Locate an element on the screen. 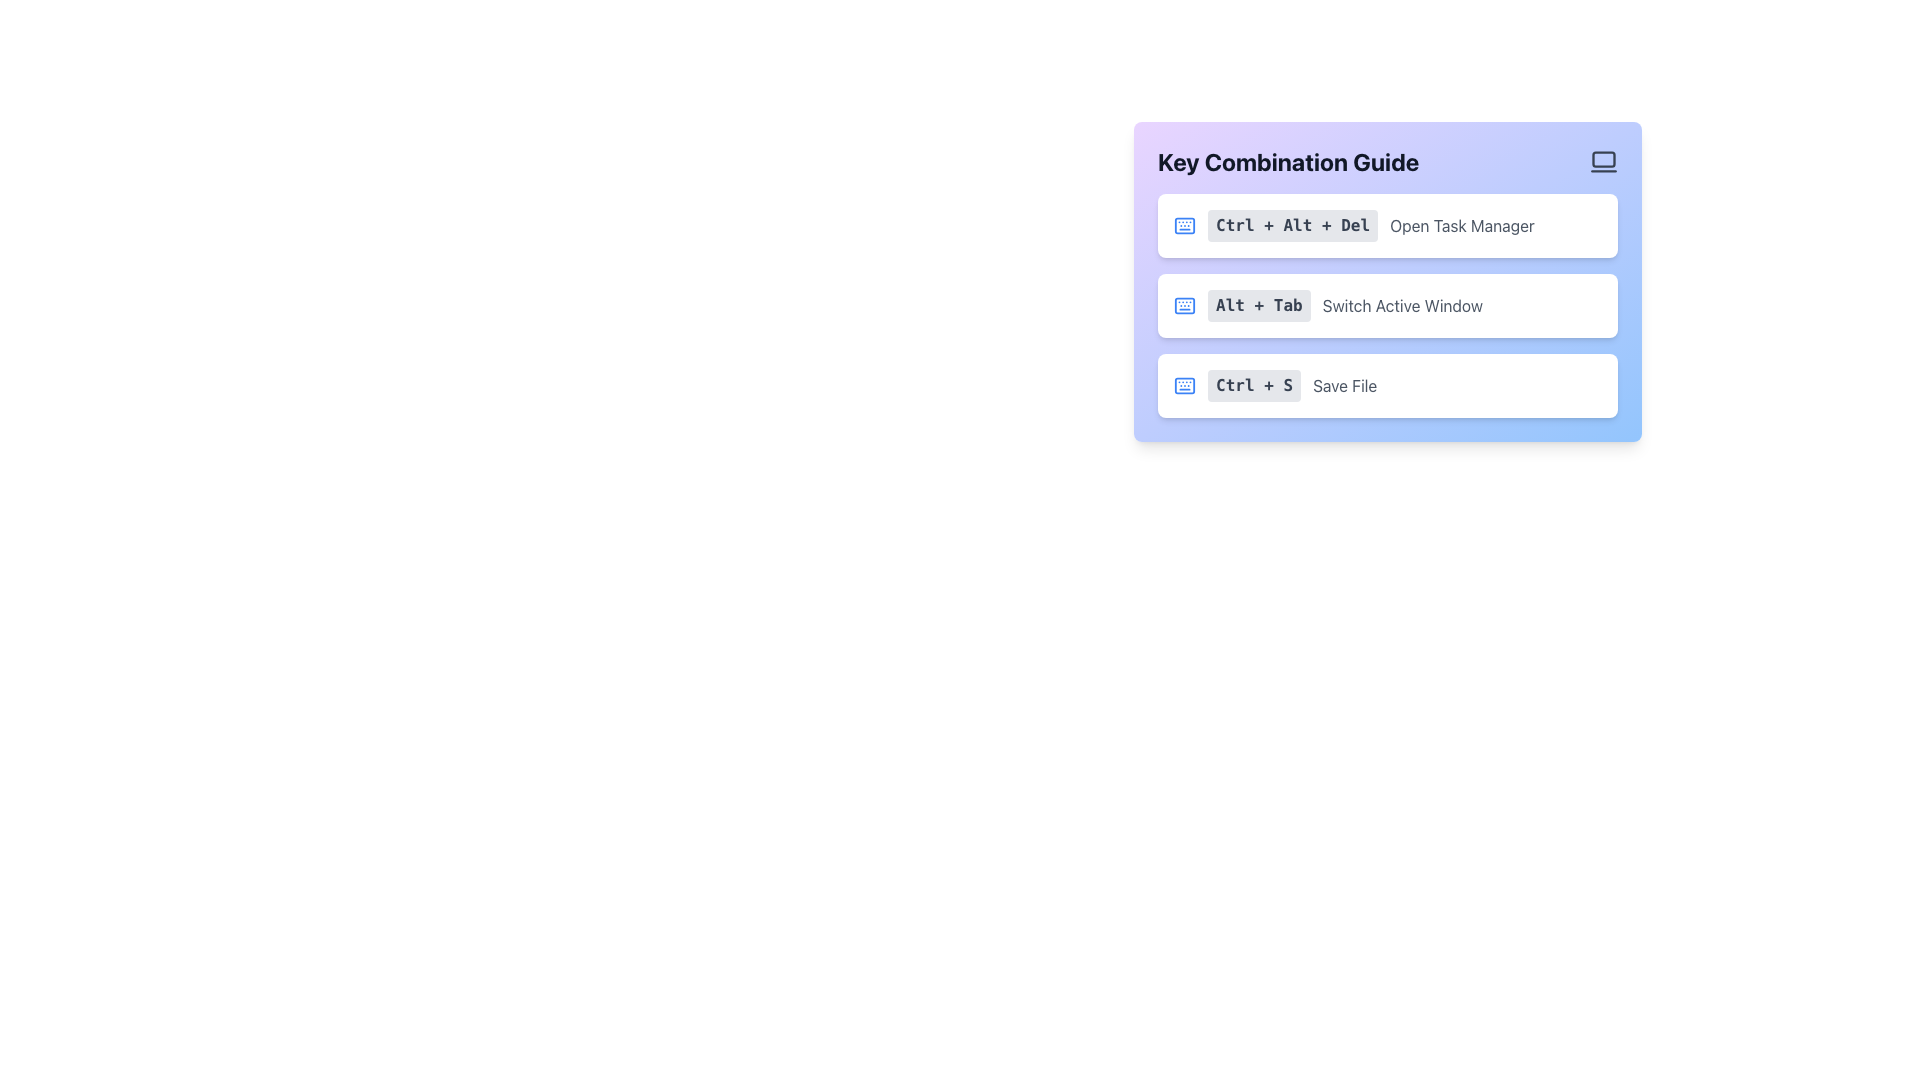 This screenshot has width=1920, height=1080. the laptop icon located in the top-right corner of the header section labeled 'Key Combination Guide' is located at coordinates (1603, 161).